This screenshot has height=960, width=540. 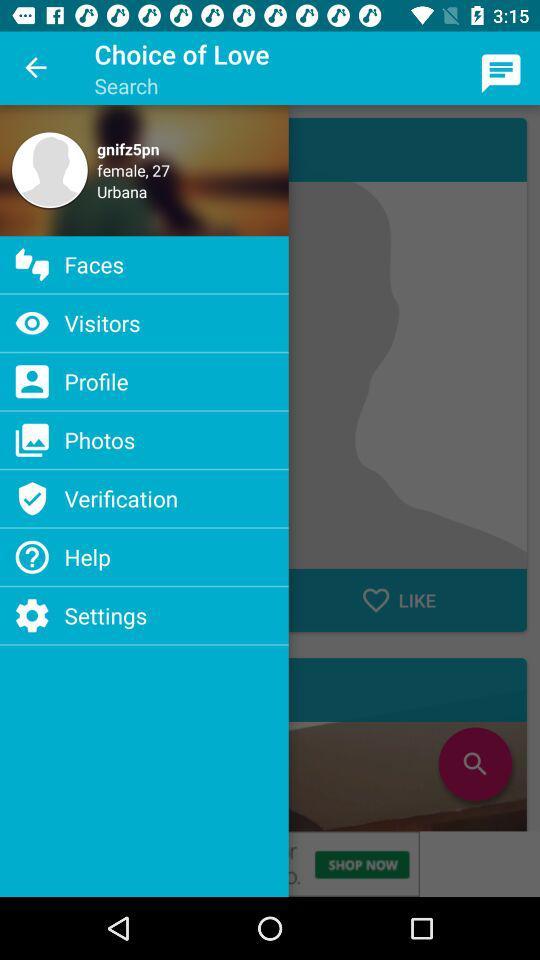 I want to click on the search icon, so click(x=474, y=763).